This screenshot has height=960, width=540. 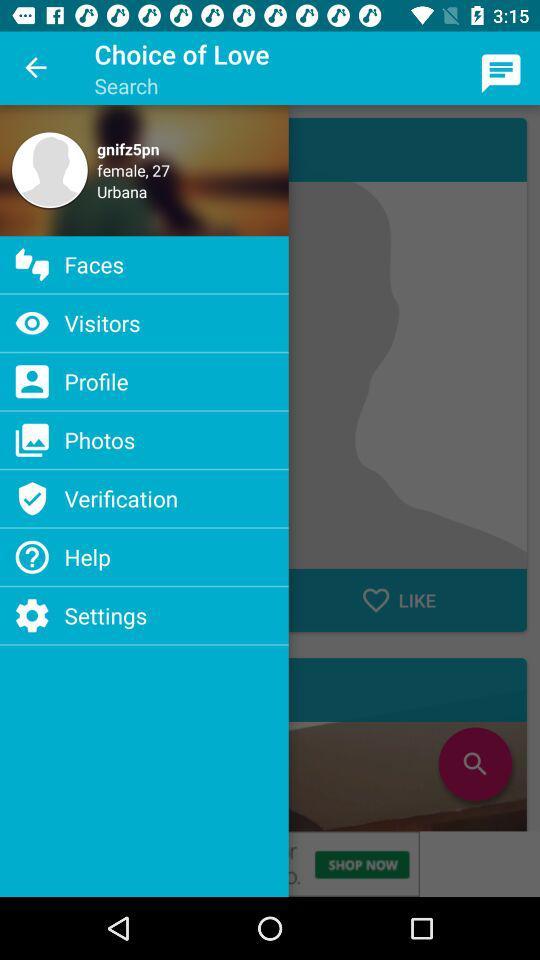 I want to click on the search icon, so click(x=474, y=763).